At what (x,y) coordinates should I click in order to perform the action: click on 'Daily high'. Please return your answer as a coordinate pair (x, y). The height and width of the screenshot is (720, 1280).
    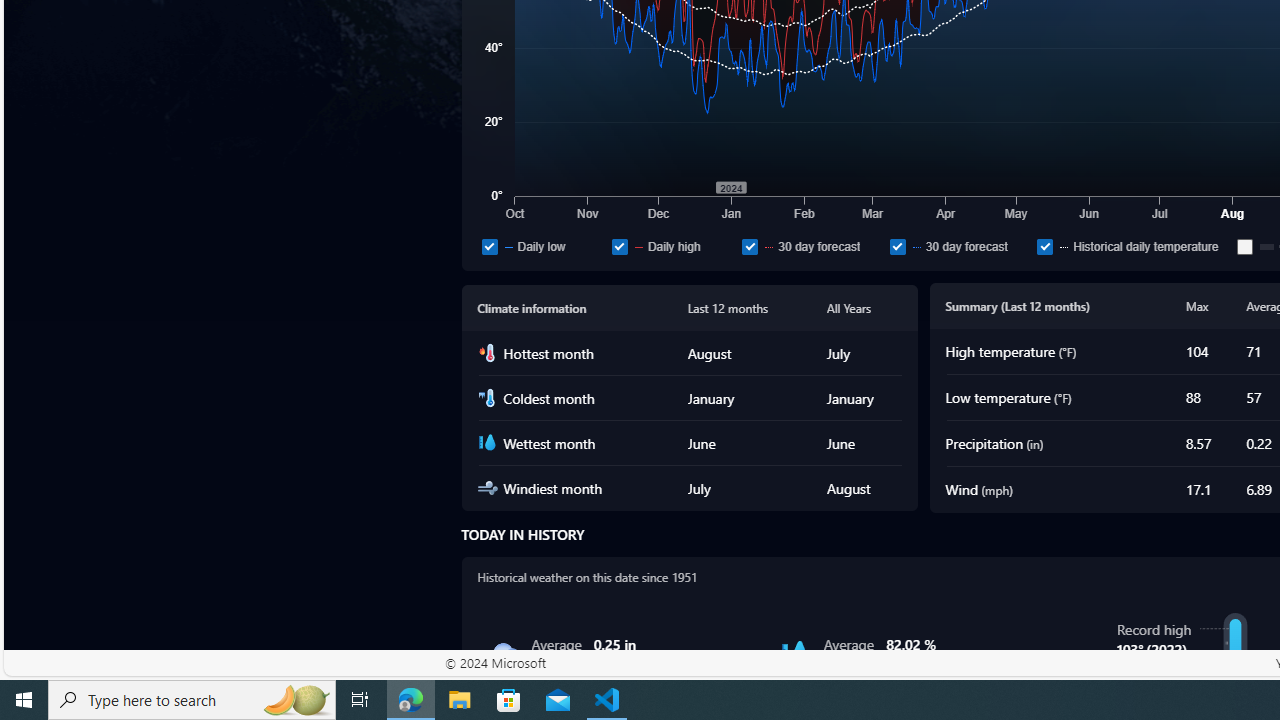
    Looking at the image, I should click on (672, 245).